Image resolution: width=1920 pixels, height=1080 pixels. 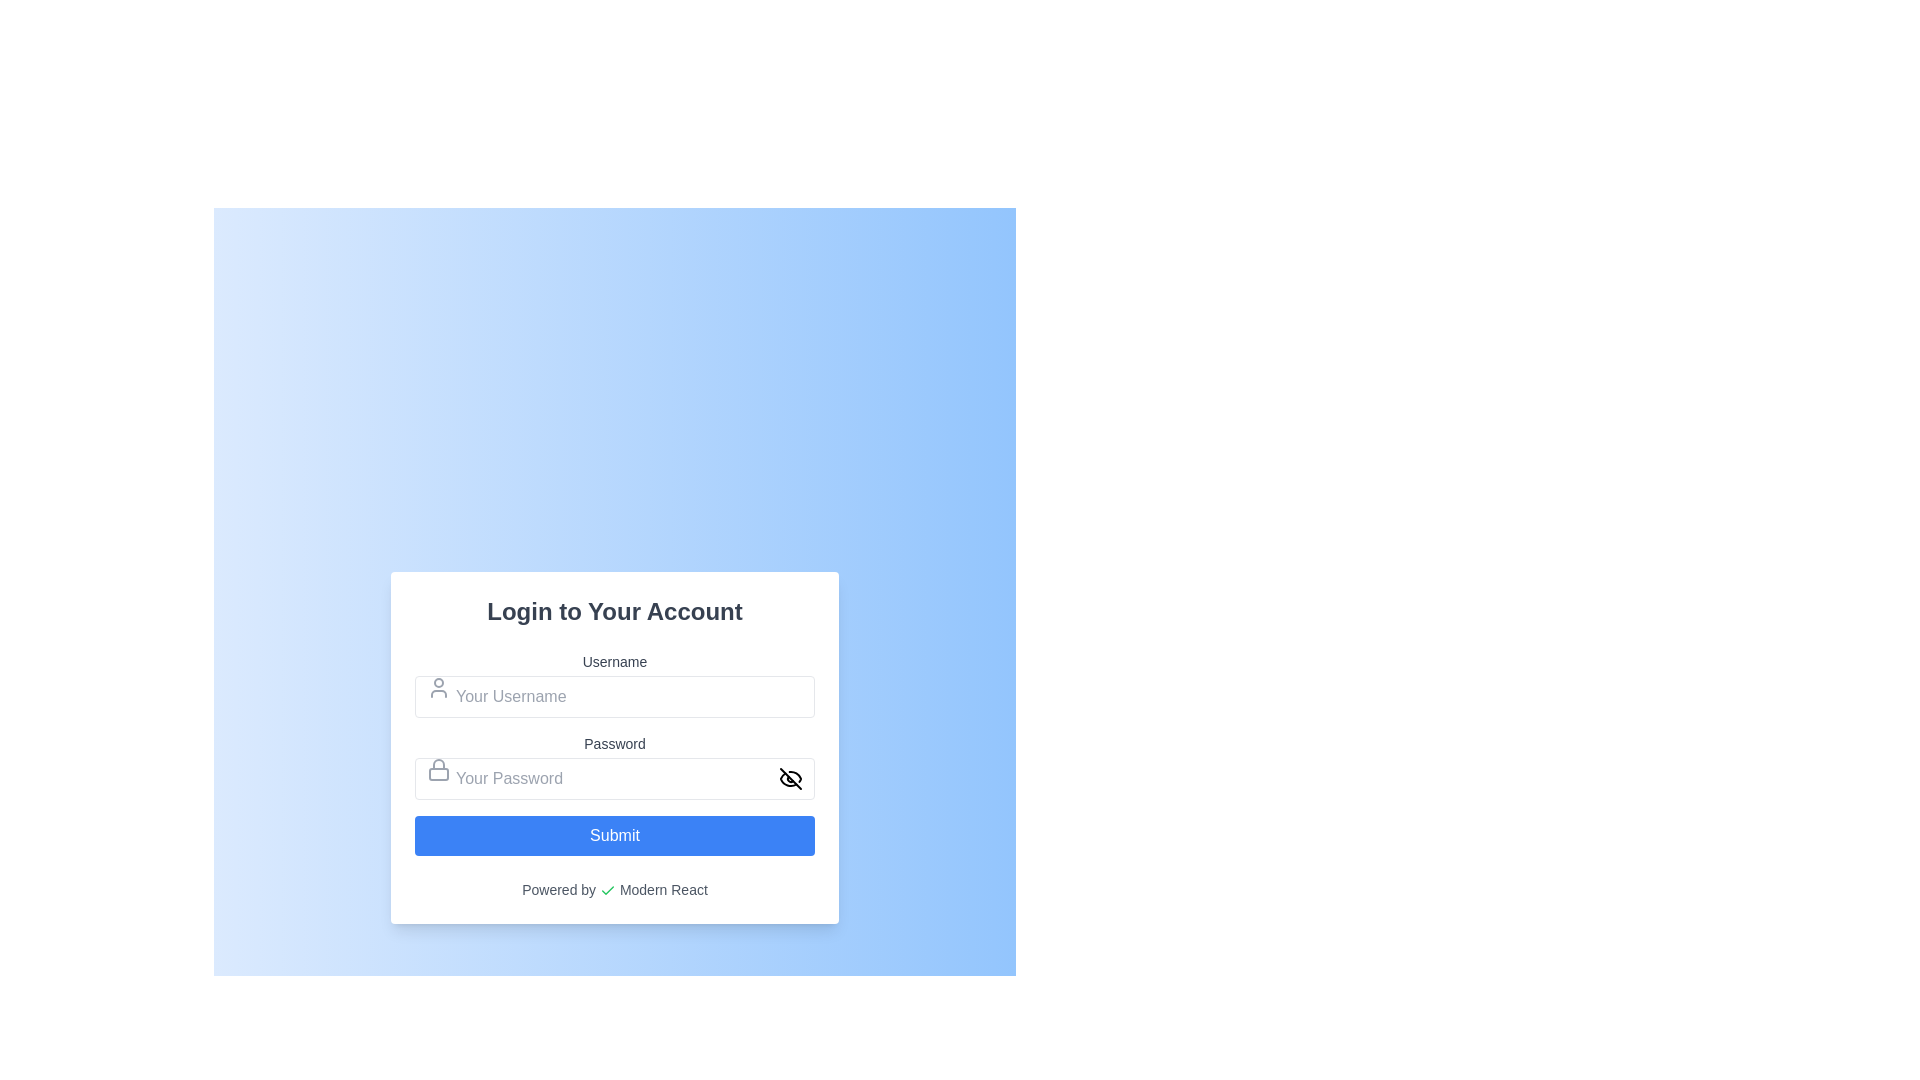 What do you see at coordinates (613, 611) in the screenshot?
I see `the heading text 'Login to Your Account' that is centered at the top of the login form` at bounding box center [613, 611].